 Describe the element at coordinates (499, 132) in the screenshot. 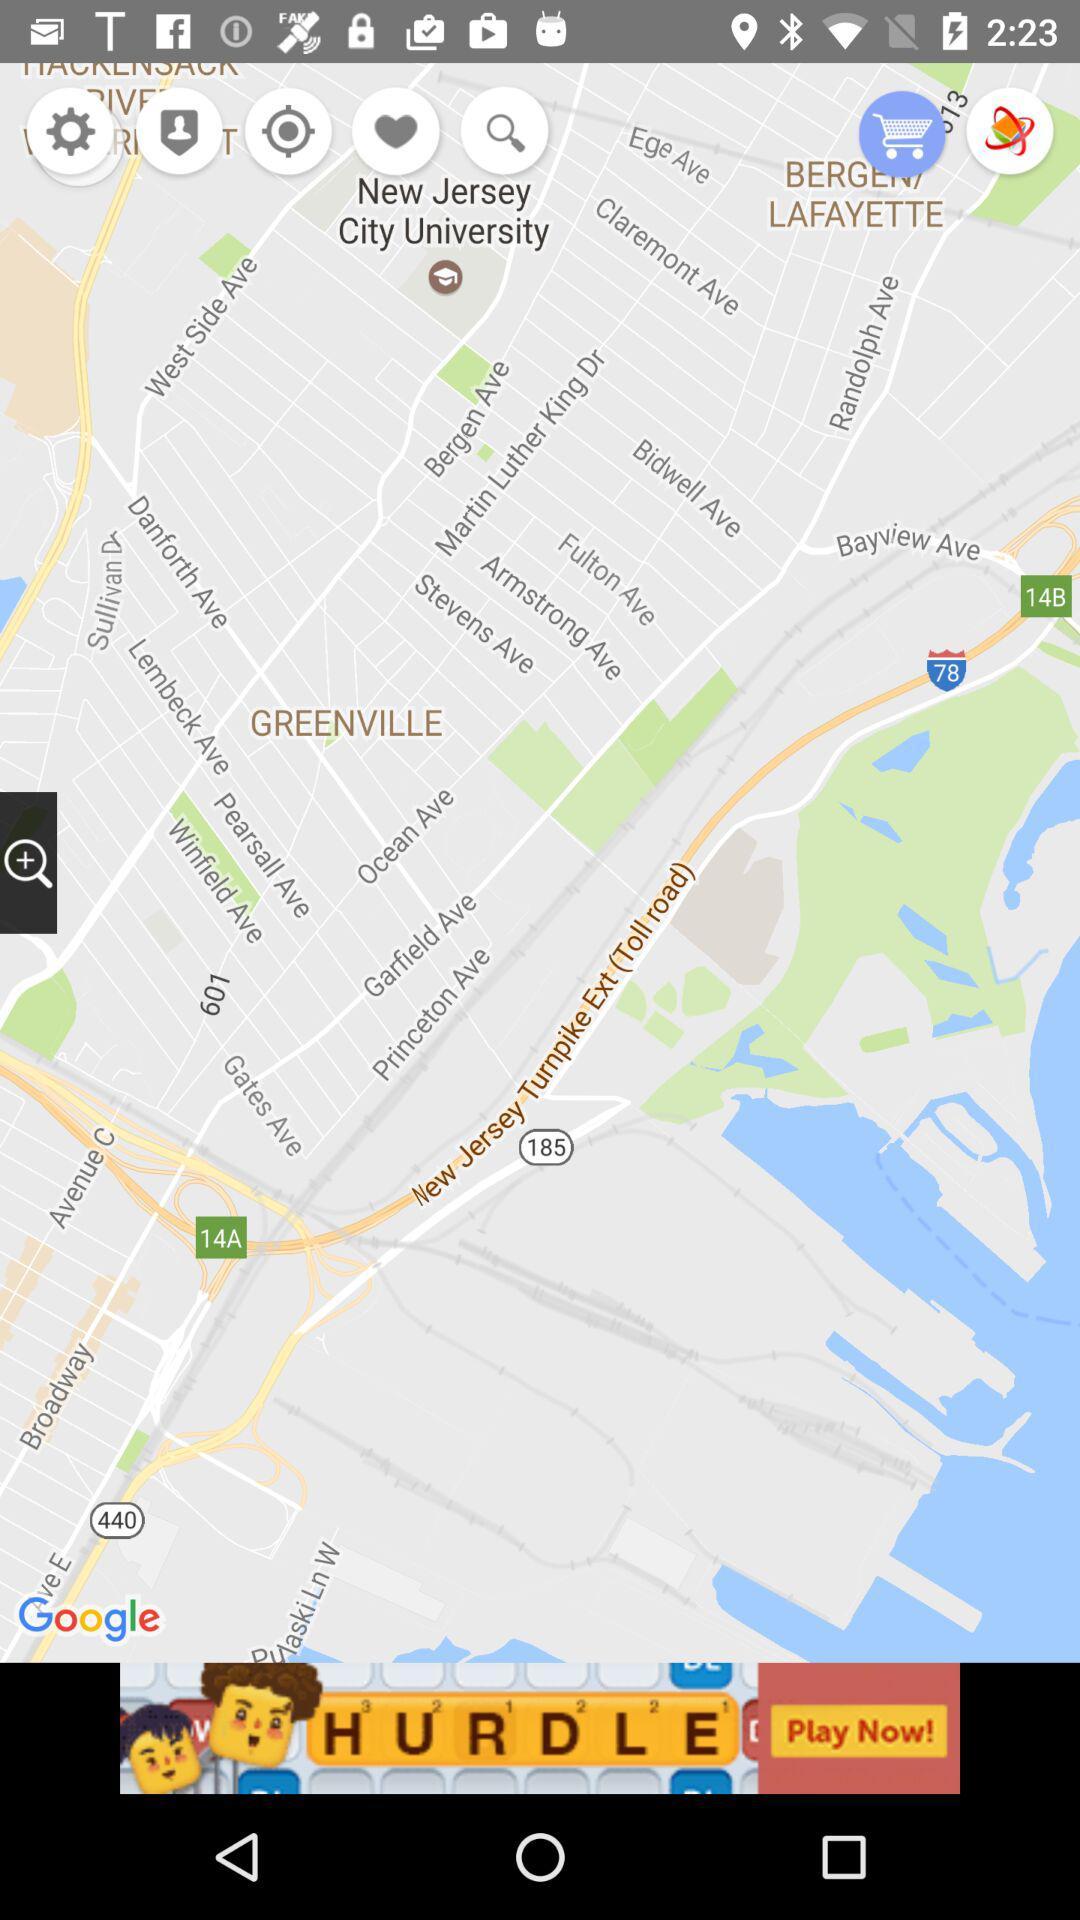

I see `go zoom` at that location.